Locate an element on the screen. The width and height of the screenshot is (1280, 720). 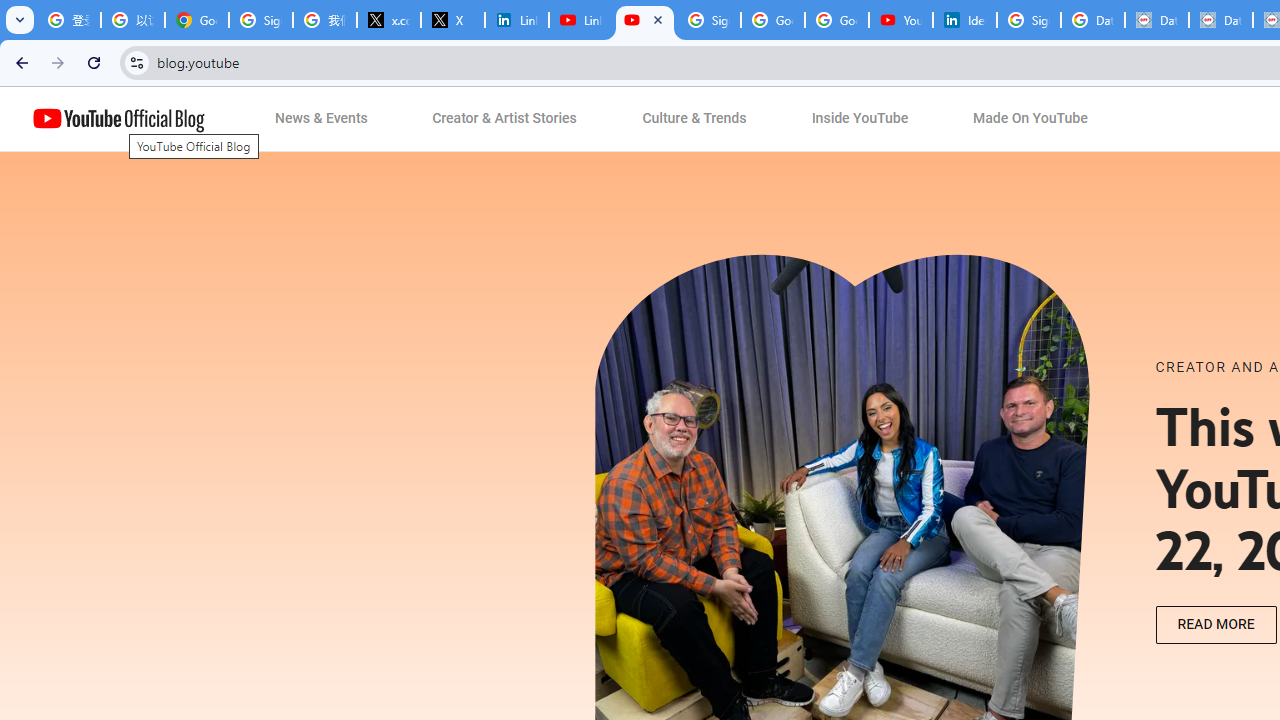
'Made On YouTube' is located at coordinates (1030, 119).